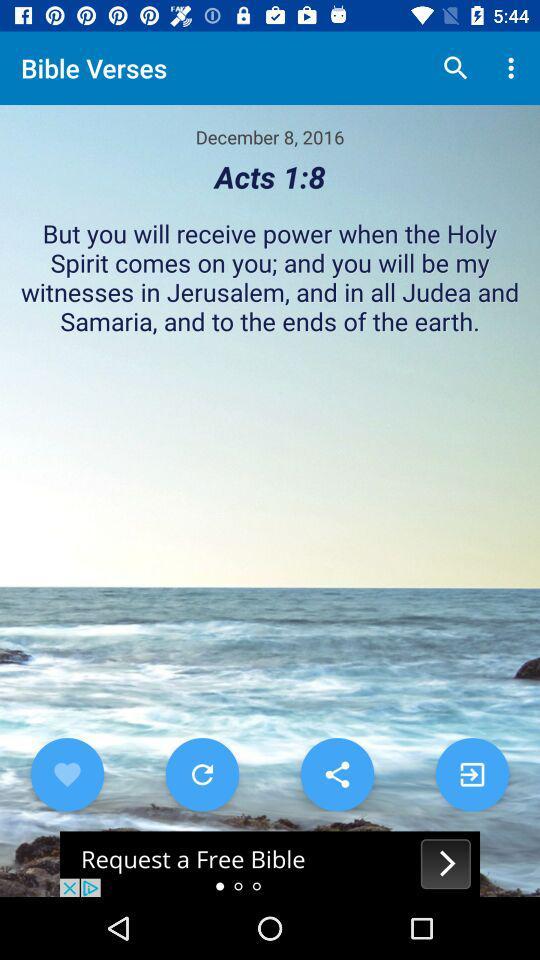 The width and height of the screenshot is (540, 960). Describe the element at coordinates (337, 773) in the screenshot. I see `to share to others` at that location.